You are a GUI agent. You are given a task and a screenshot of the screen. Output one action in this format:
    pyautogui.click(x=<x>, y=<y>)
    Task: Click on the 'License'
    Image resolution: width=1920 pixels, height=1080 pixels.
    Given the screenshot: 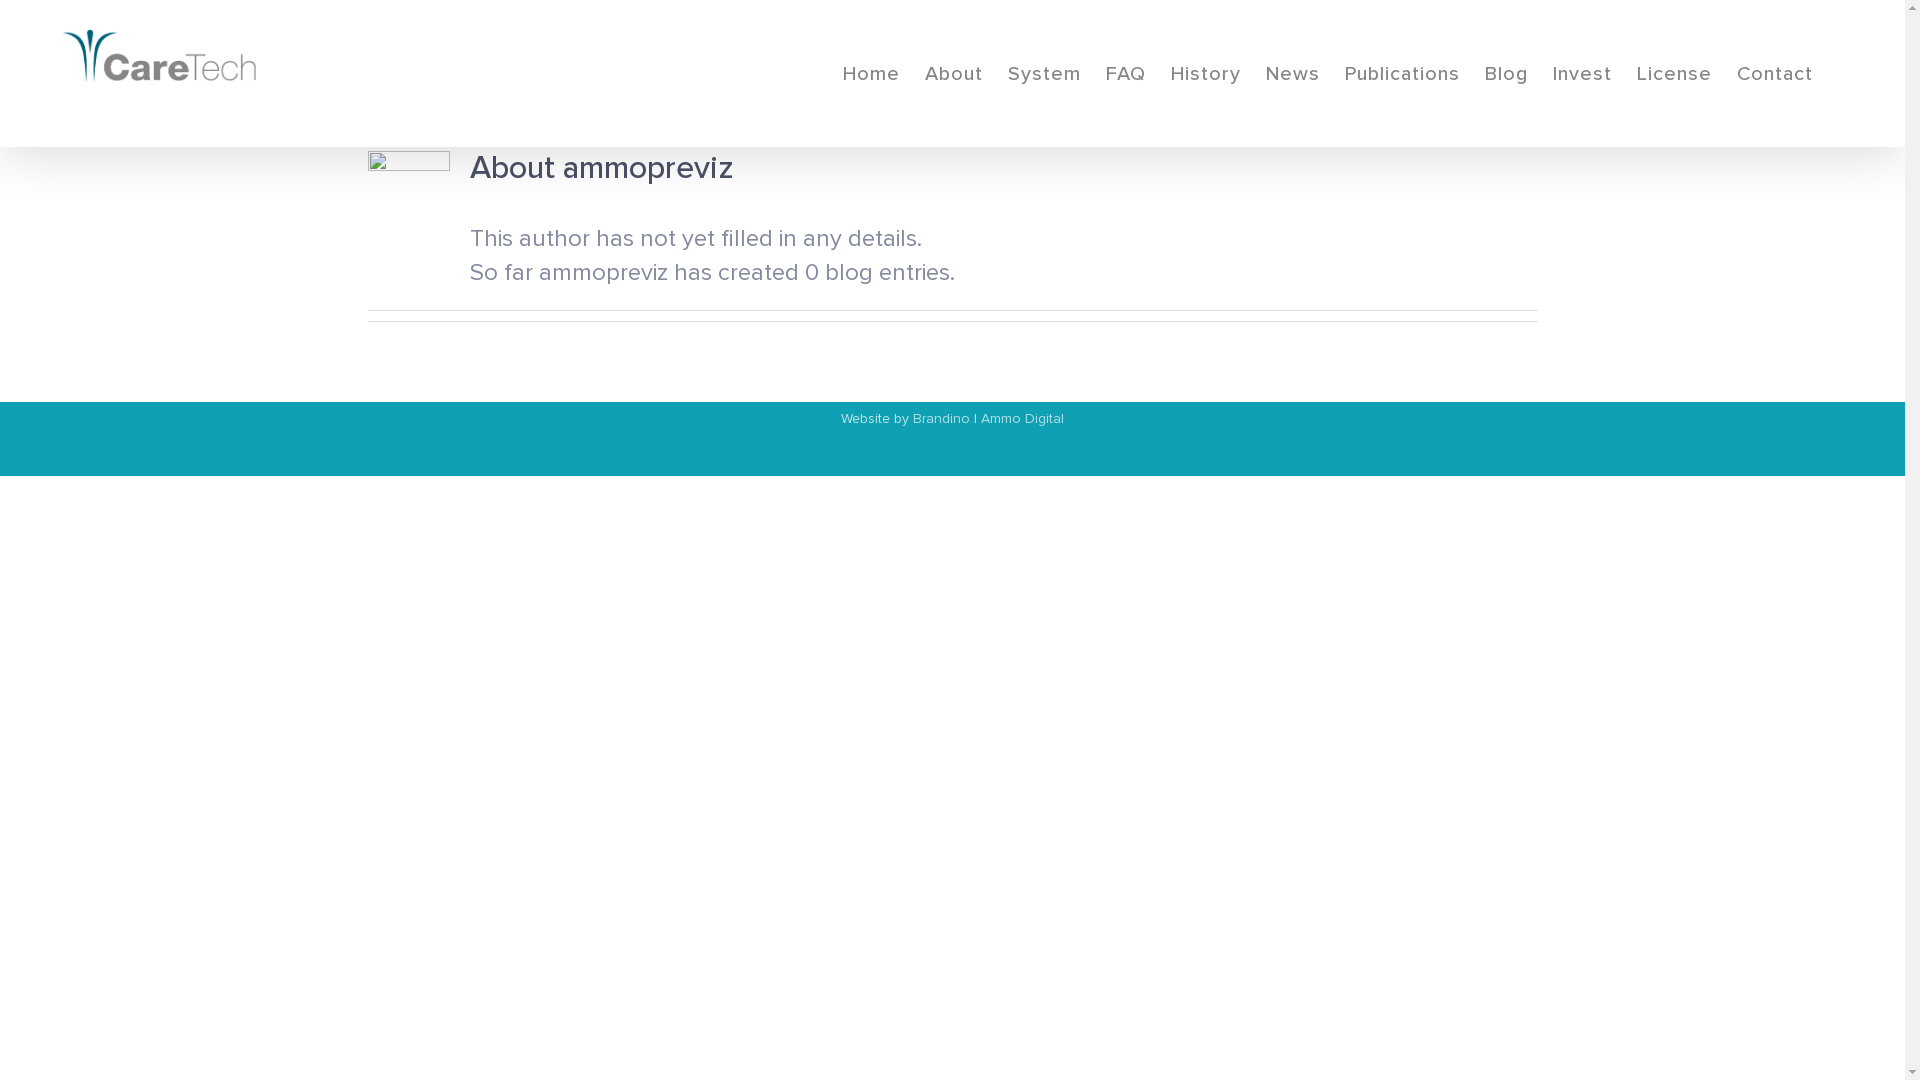 What is the action you would take?
    pyautogui.click(x=1674, y=72)
    